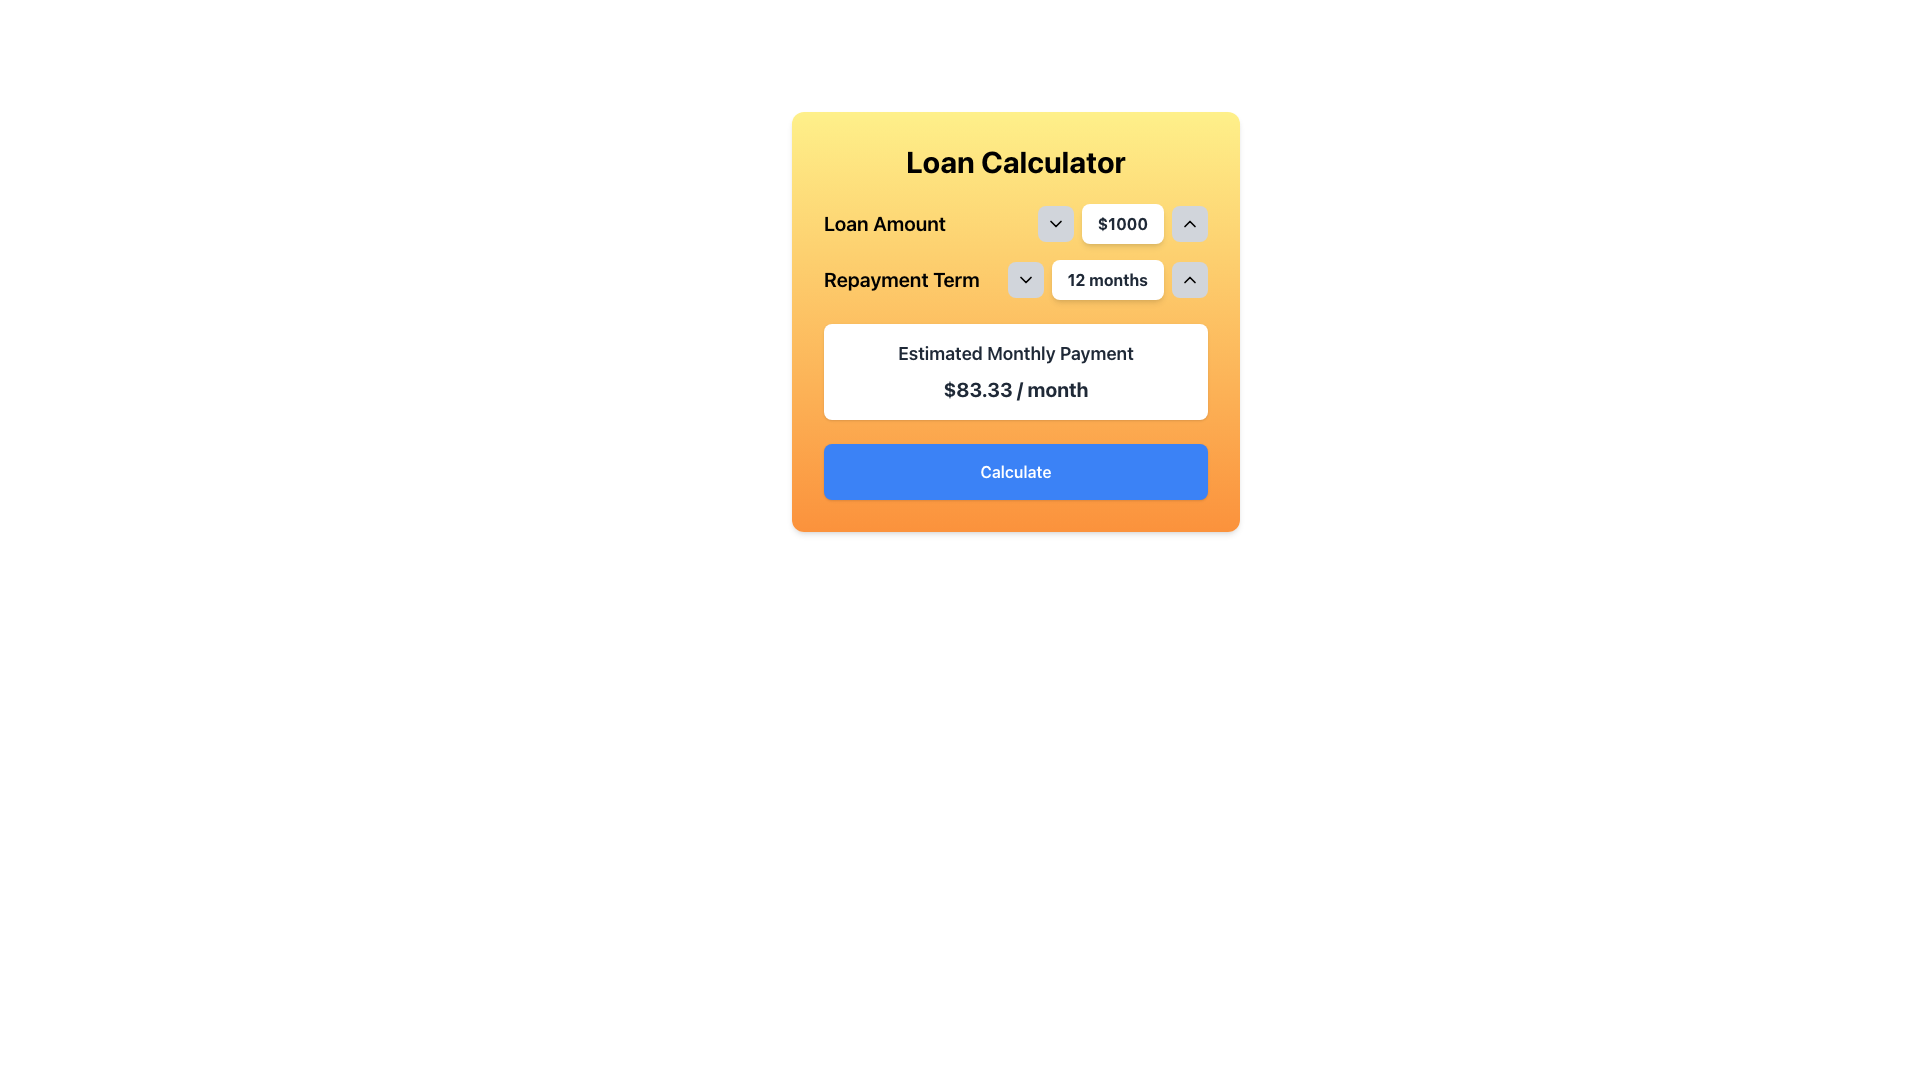  What do you see at coordinates (1190, 280) in the screenshot?
I see `the small, light gray button with a black upward-pointing chevron icon located to the right of the '12 months' text in the 'Repayment Term' section` at bounding box center [1190, 280].